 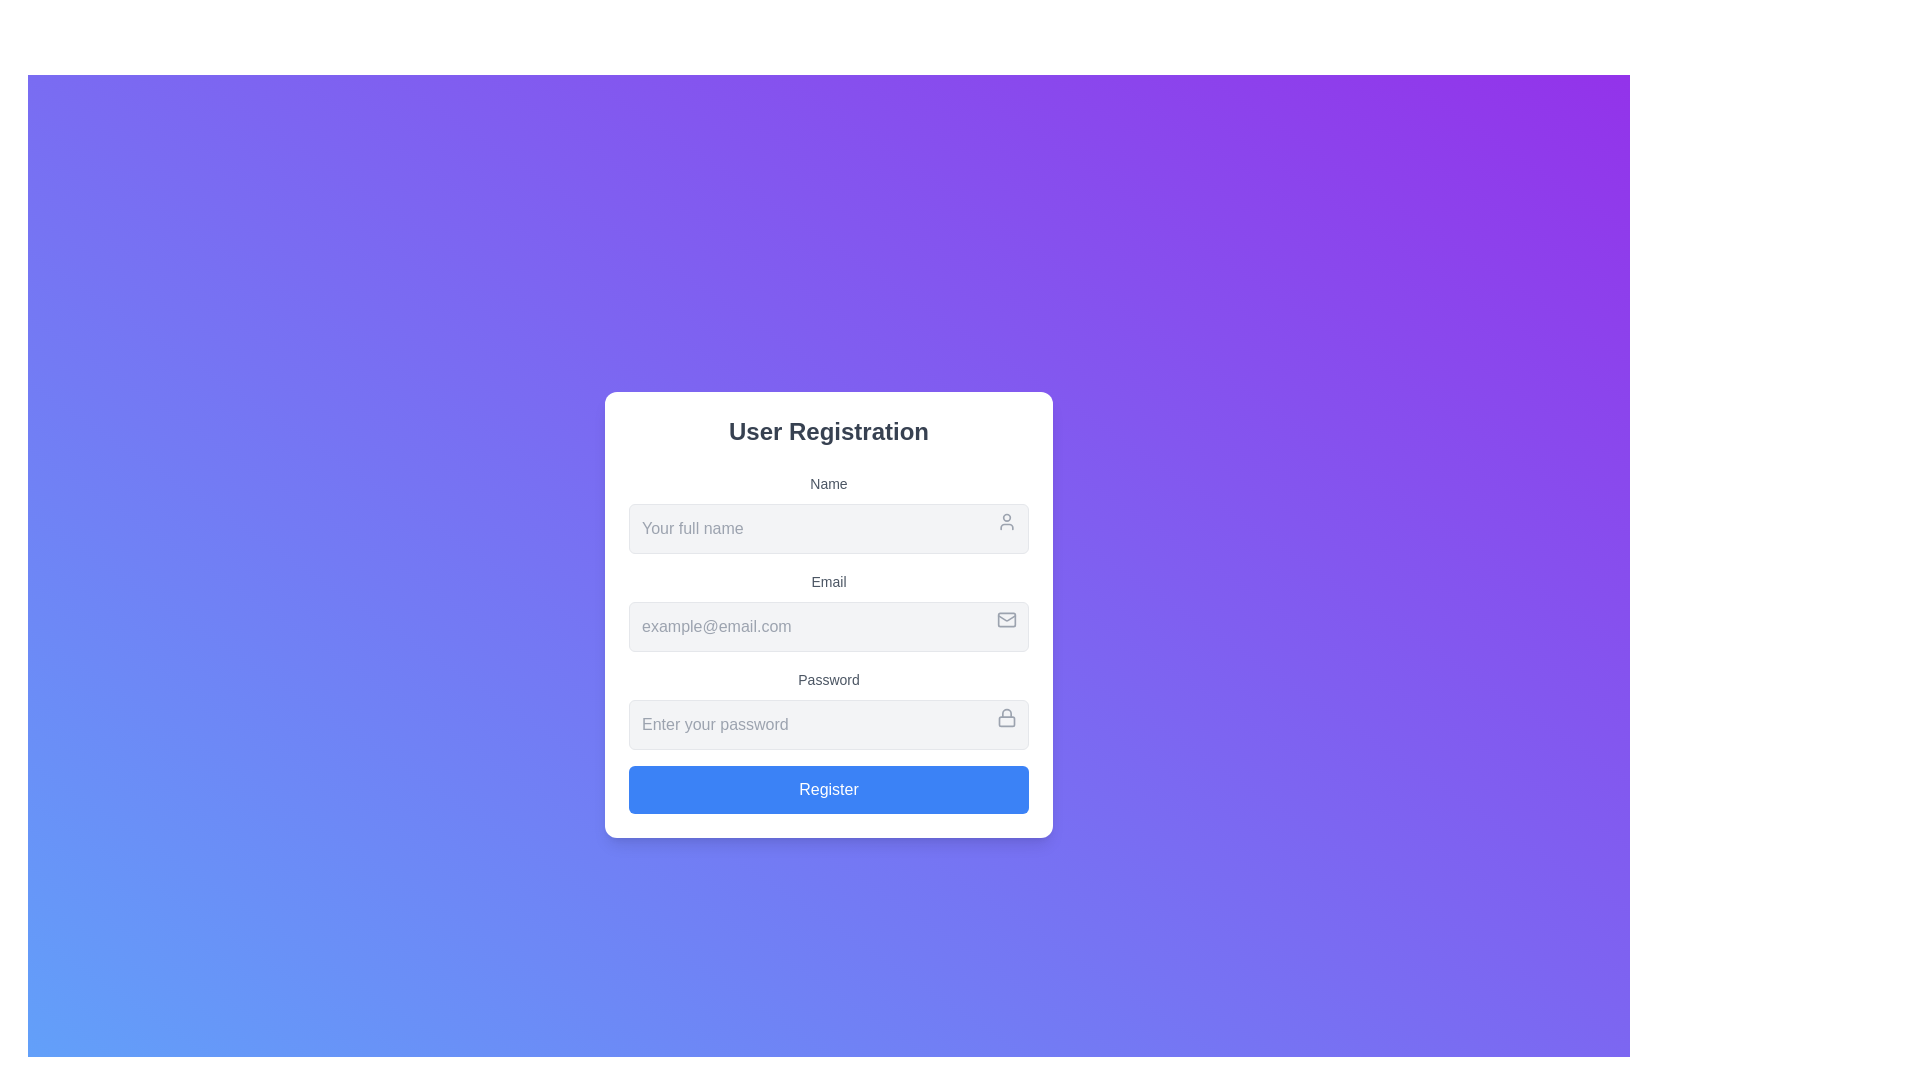 I want to click on the heading element that serves as the title for the user registration form, which is centered horizontally and located at the top of the form, so click(x=829, y=431).